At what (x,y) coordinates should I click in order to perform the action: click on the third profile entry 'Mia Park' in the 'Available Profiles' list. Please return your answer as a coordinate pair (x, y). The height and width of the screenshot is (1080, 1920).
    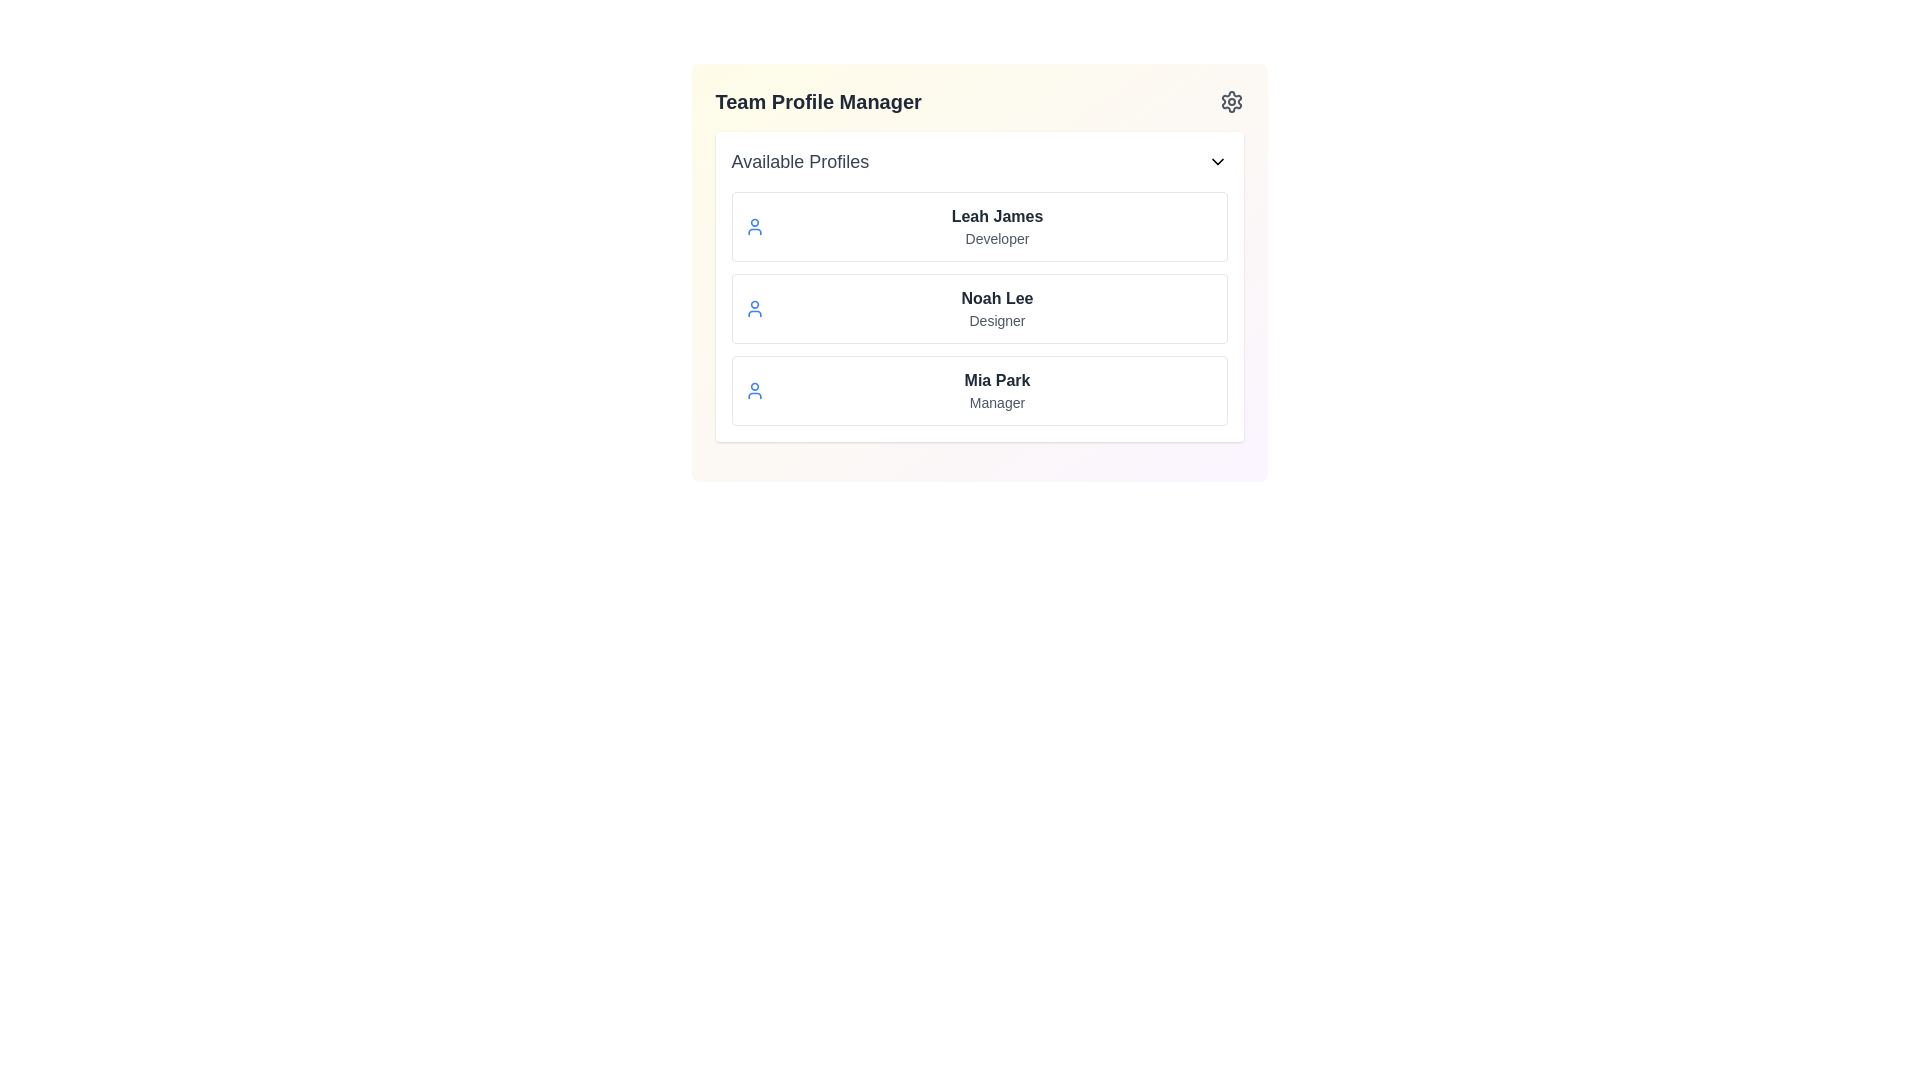
    Looking at the image, I should click on (997, 390).